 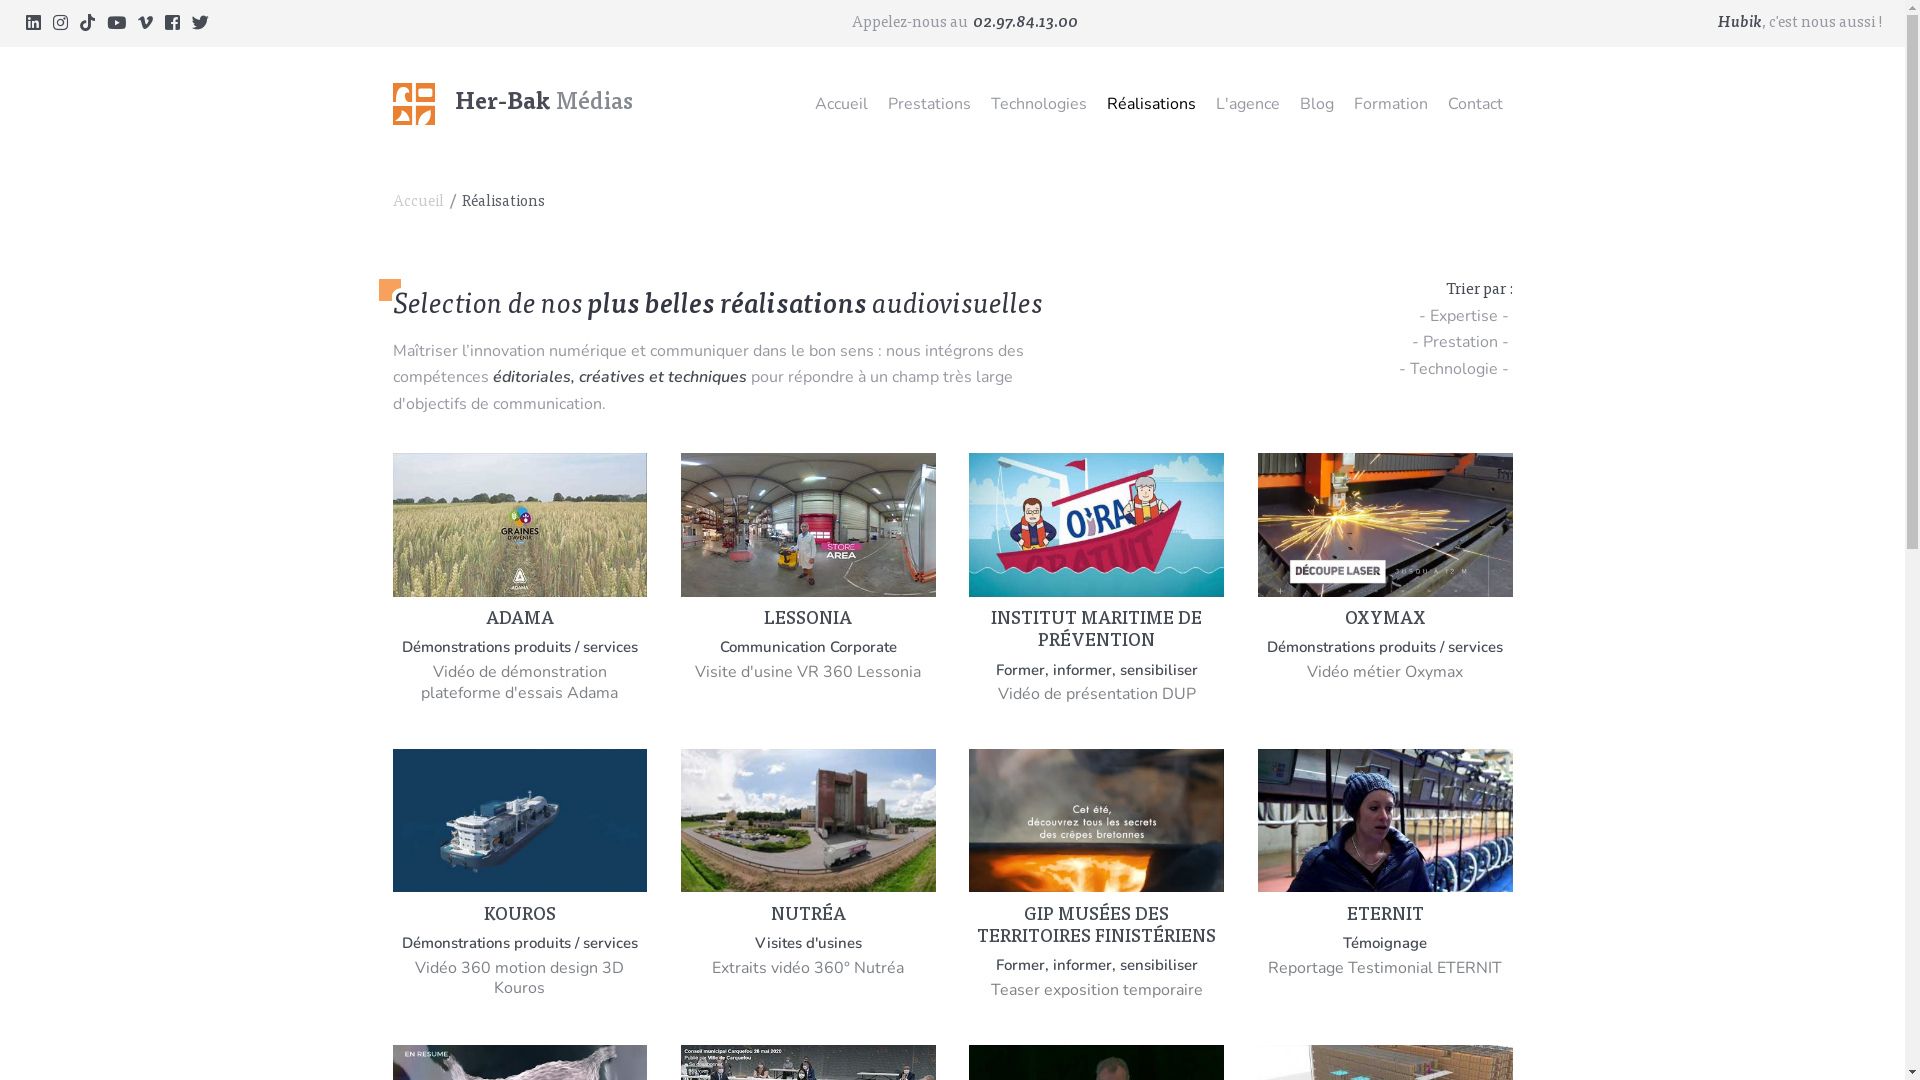 What do you see at coordinates (200, 22) in the screenshot?
I see `'Retrouvez nous sur Twitter'` at bounding box center [200, 22].